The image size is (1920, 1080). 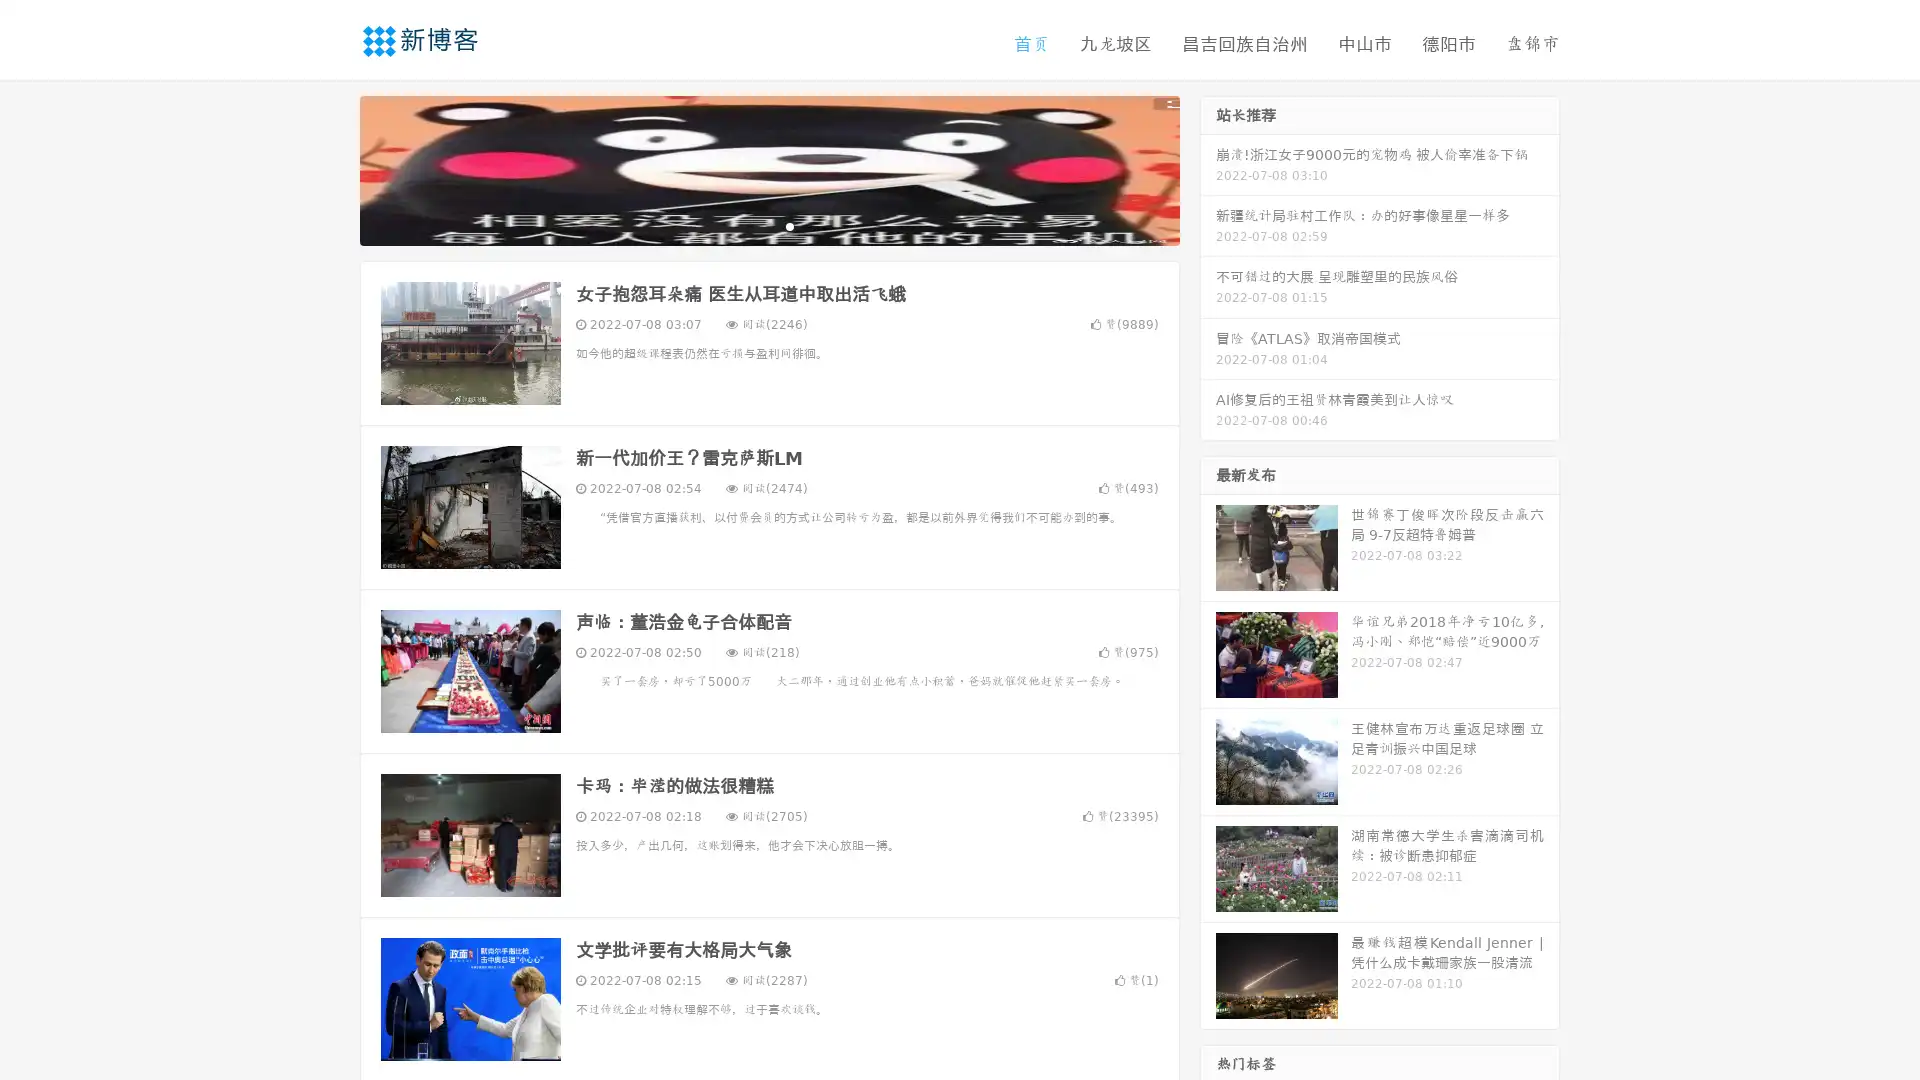 I want to click on Go to slide 3, so click(x=789, y=225).